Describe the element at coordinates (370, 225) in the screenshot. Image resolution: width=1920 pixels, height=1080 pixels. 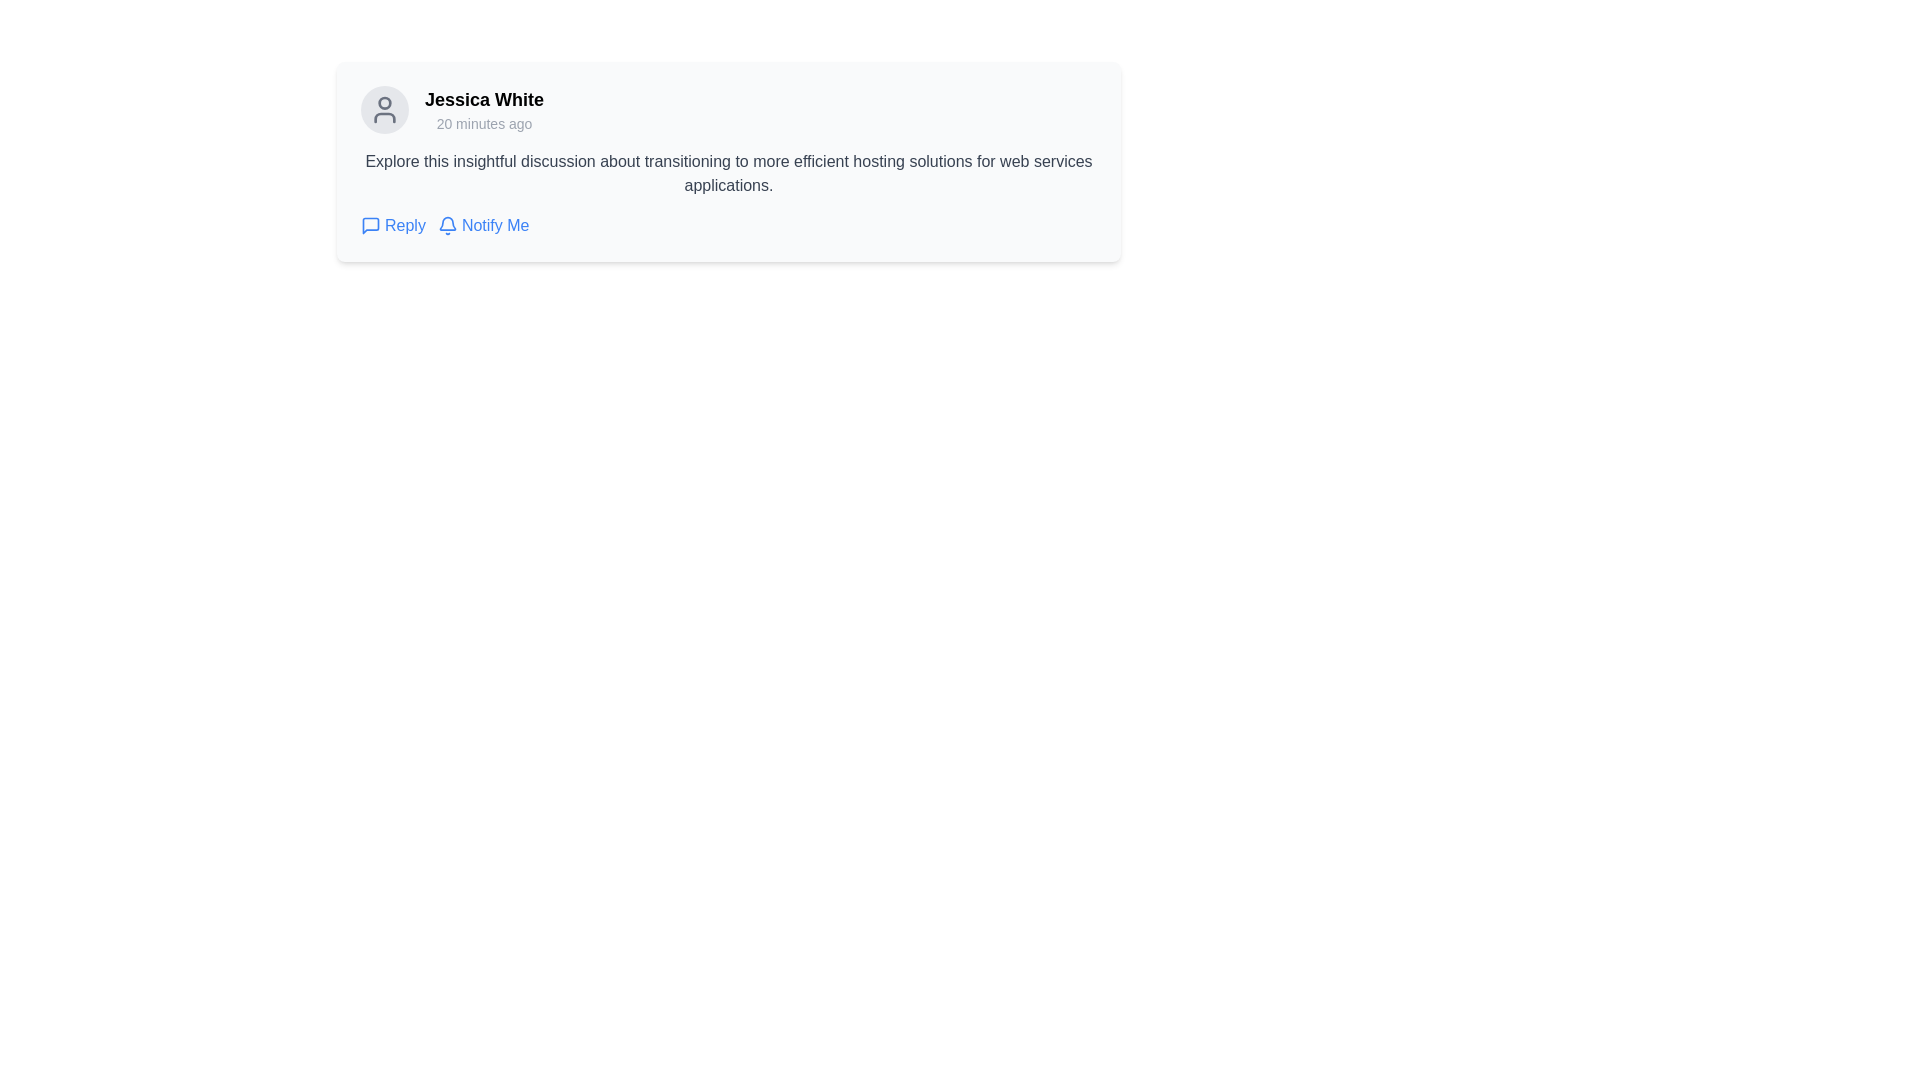
I see `the small speech bubble icon styled as an outline, located to the left of the 'Reply' text in the bottom section of a comment component` at that location.